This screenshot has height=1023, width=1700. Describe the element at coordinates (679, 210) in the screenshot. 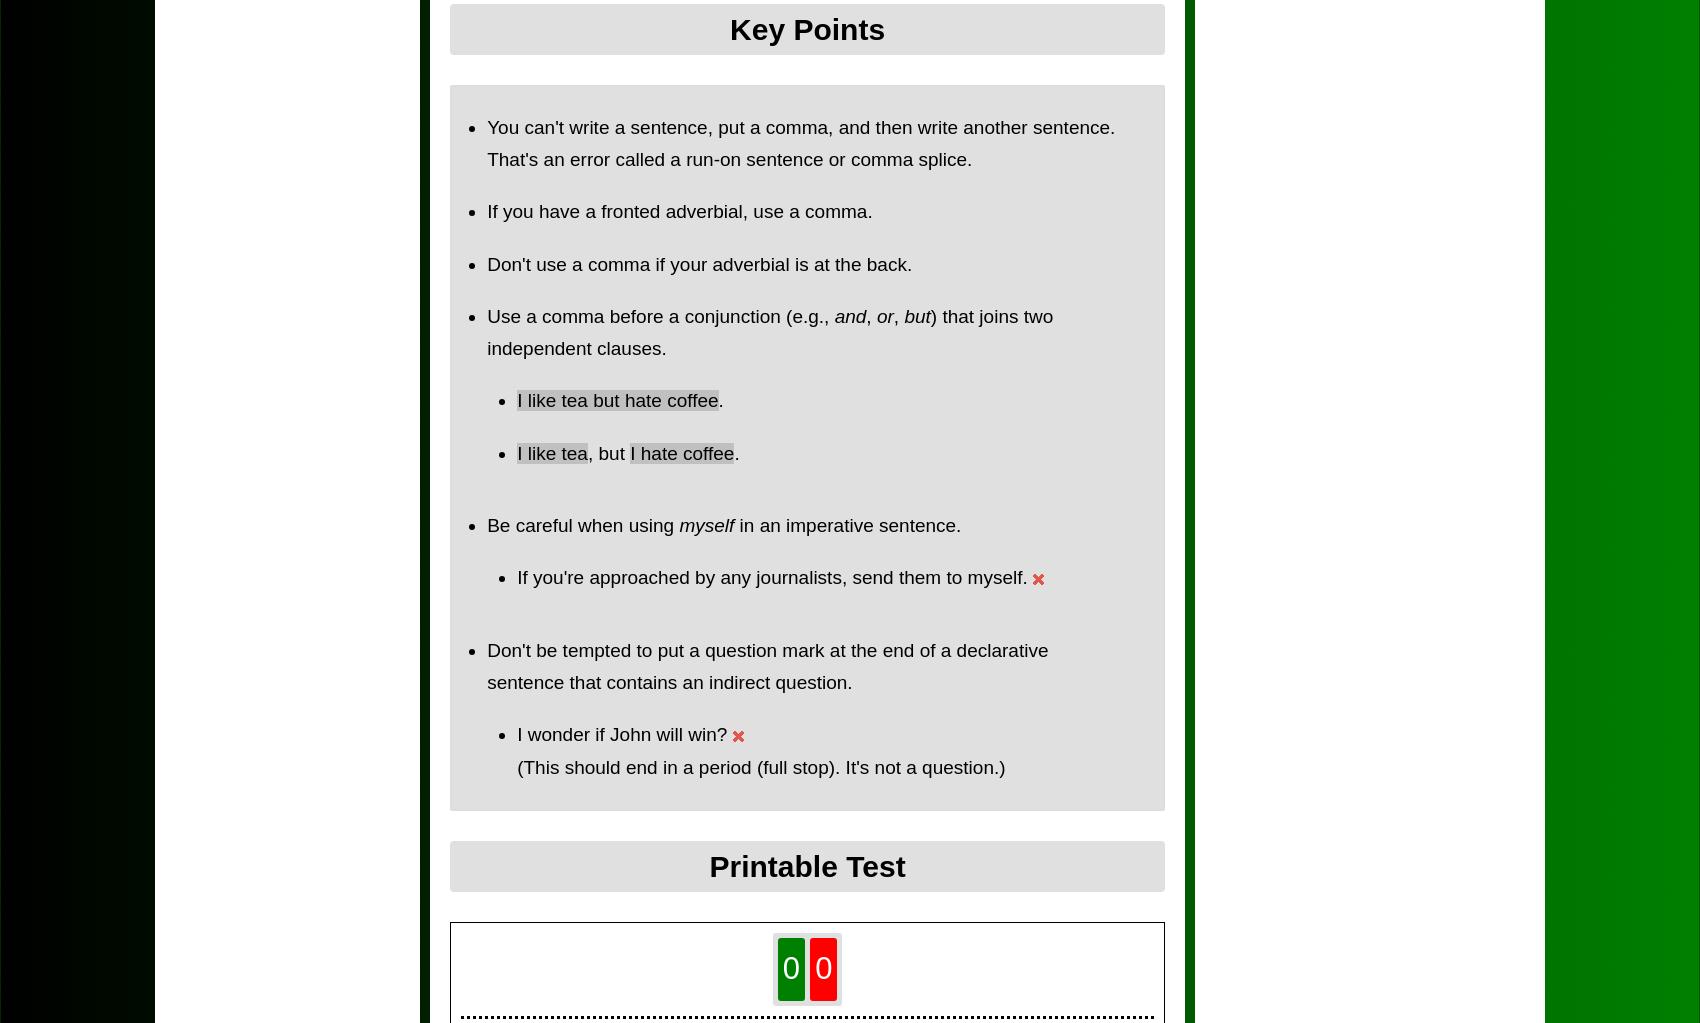

I see `'If you have a fronted adverbial, use a comma.'` at that location.